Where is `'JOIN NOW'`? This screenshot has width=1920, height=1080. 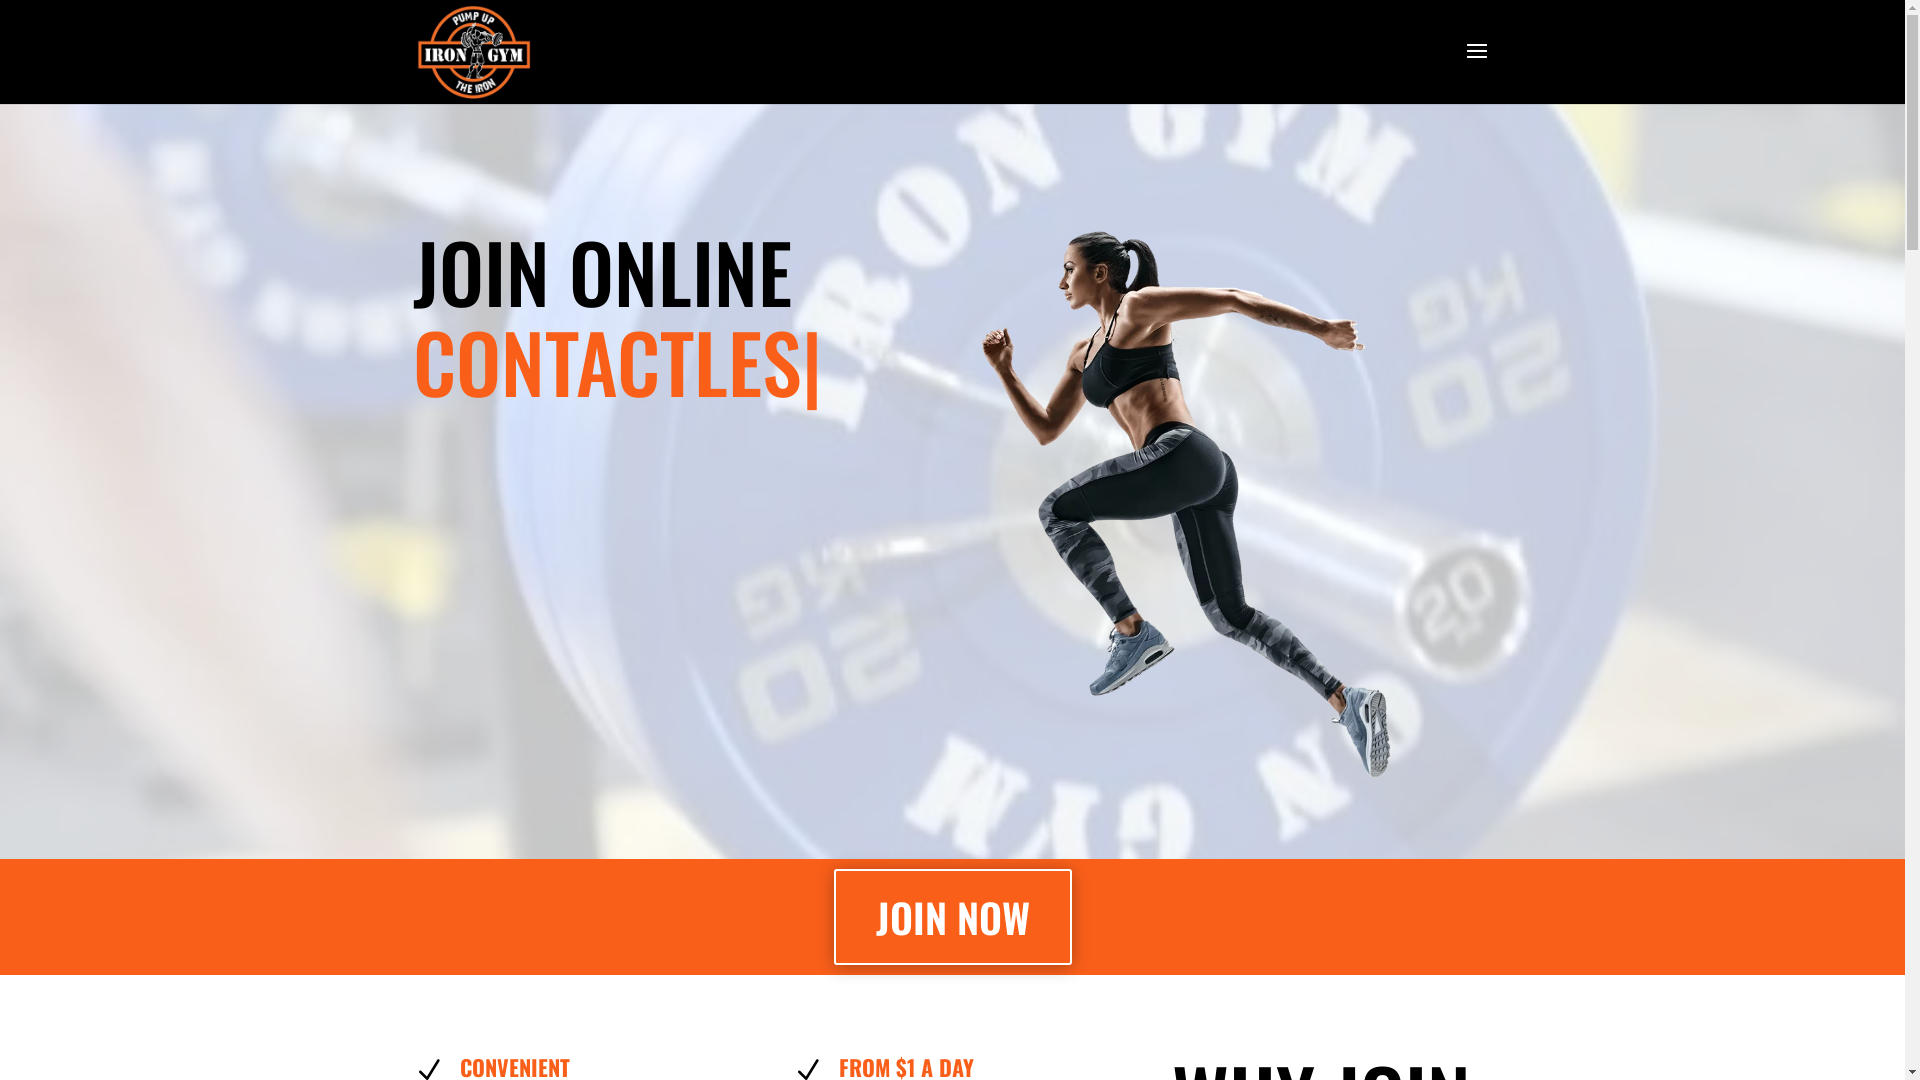 'JOIN NOW' is located at coordinates (952, 917).